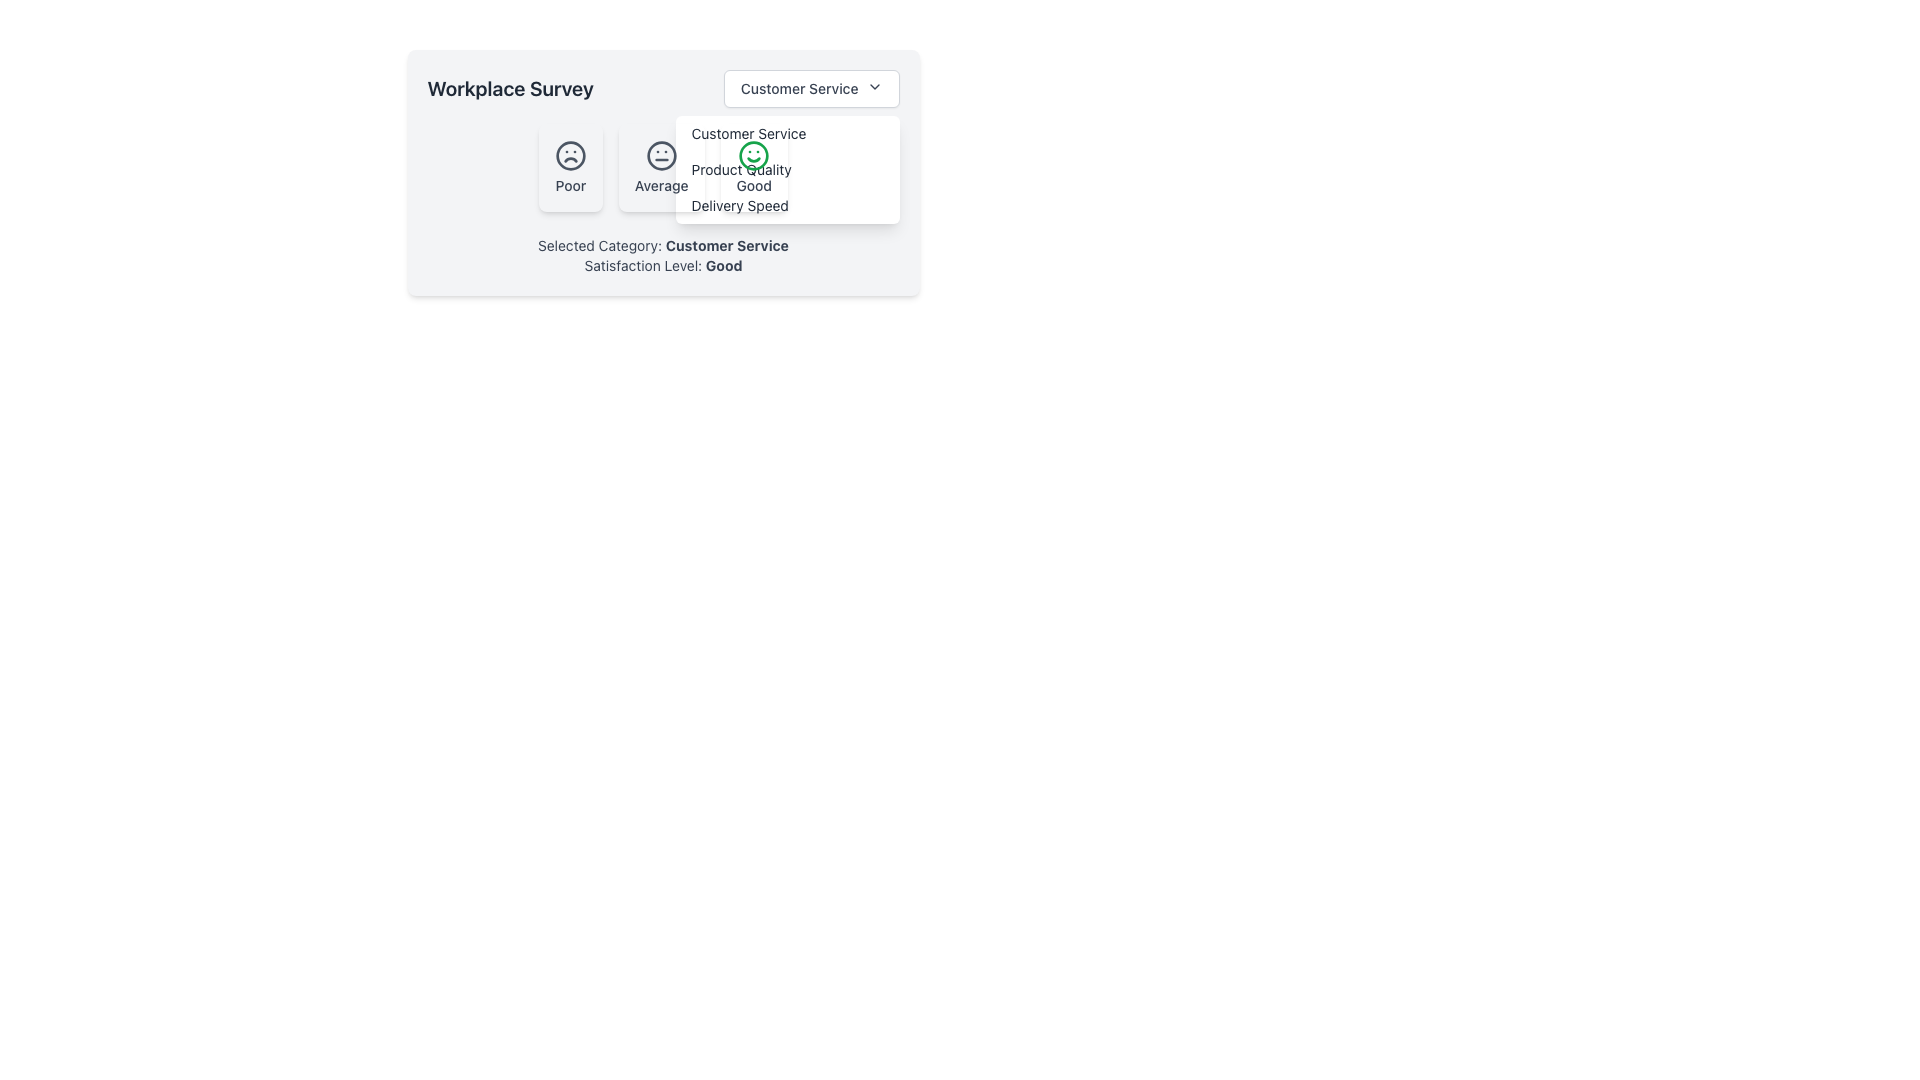  Describe the element at coordinates (663, 87) in the screenshot. I see `an item from the dropdown menu located at the top of the card-like structure with a header label and category-selection functionality` at that location.